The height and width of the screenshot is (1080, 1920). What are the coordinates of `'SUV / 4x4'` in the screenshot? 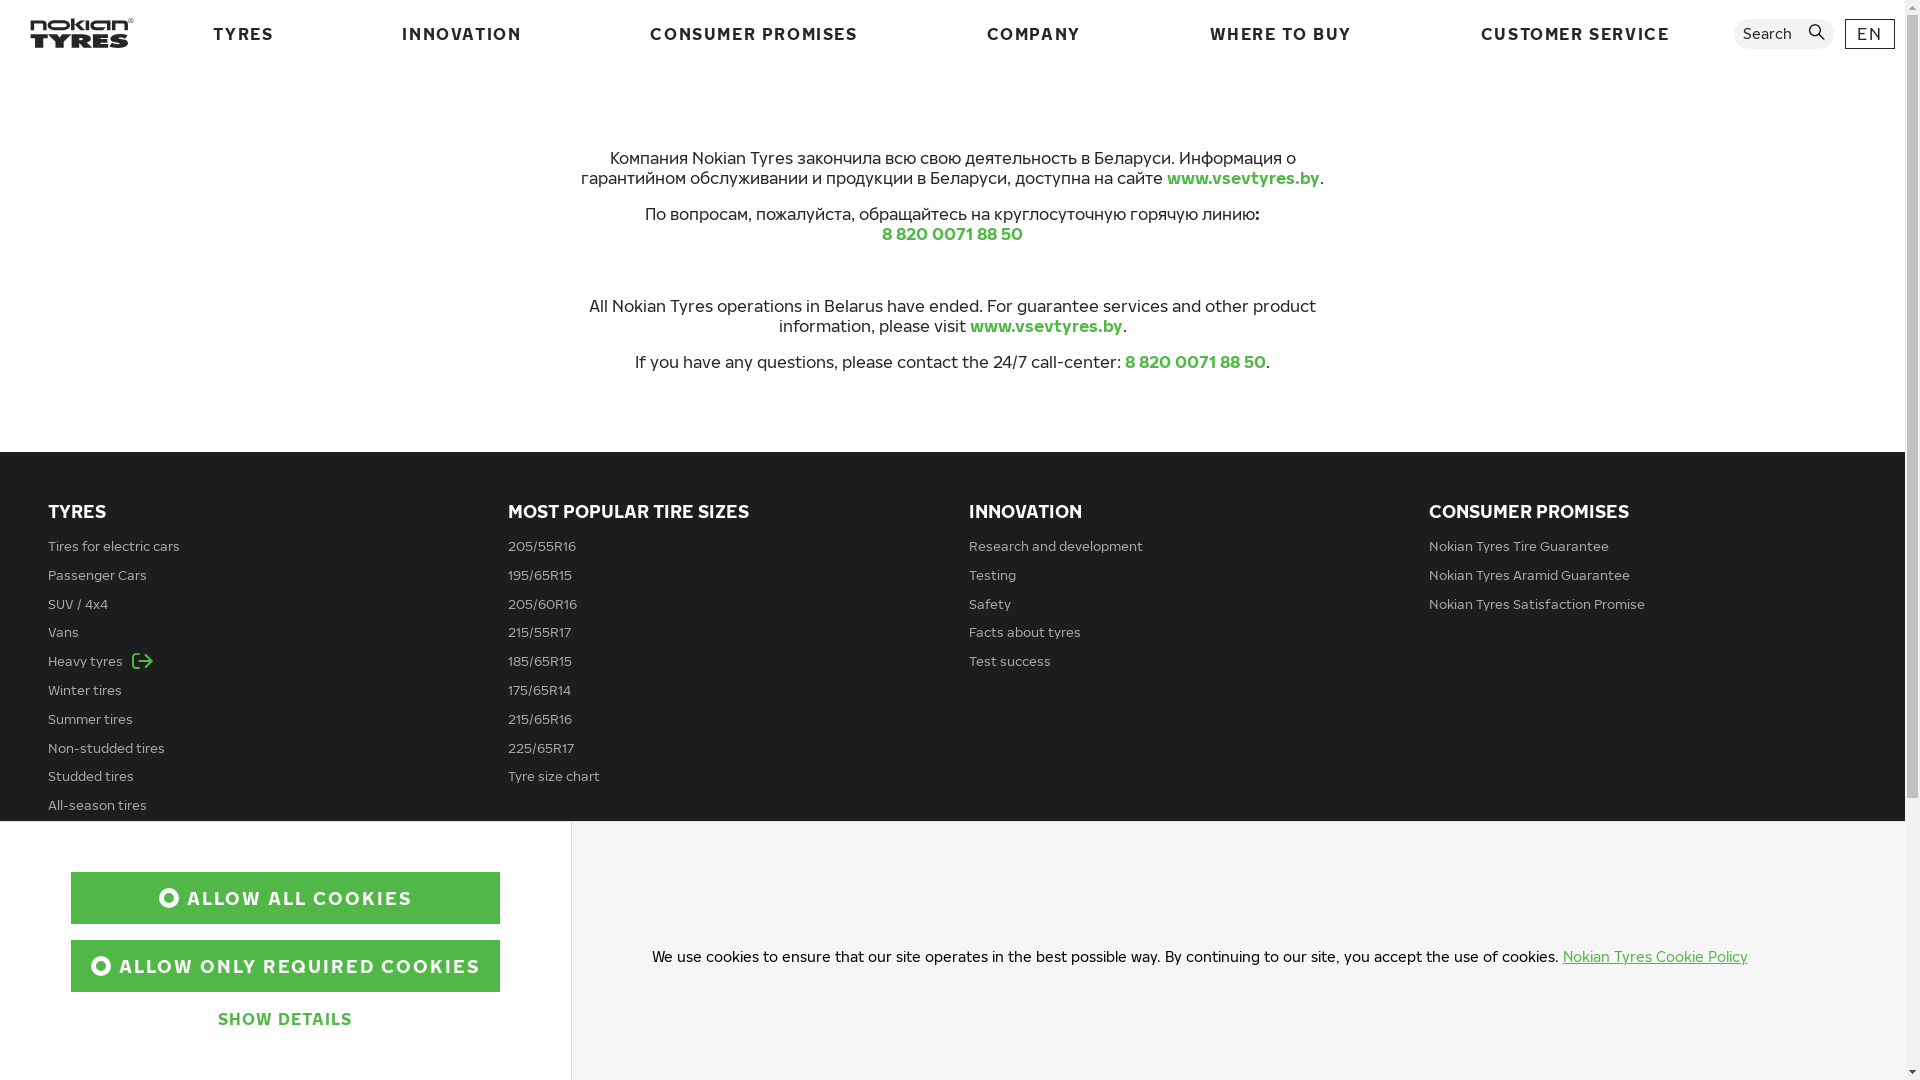 It's located at (77, 603).